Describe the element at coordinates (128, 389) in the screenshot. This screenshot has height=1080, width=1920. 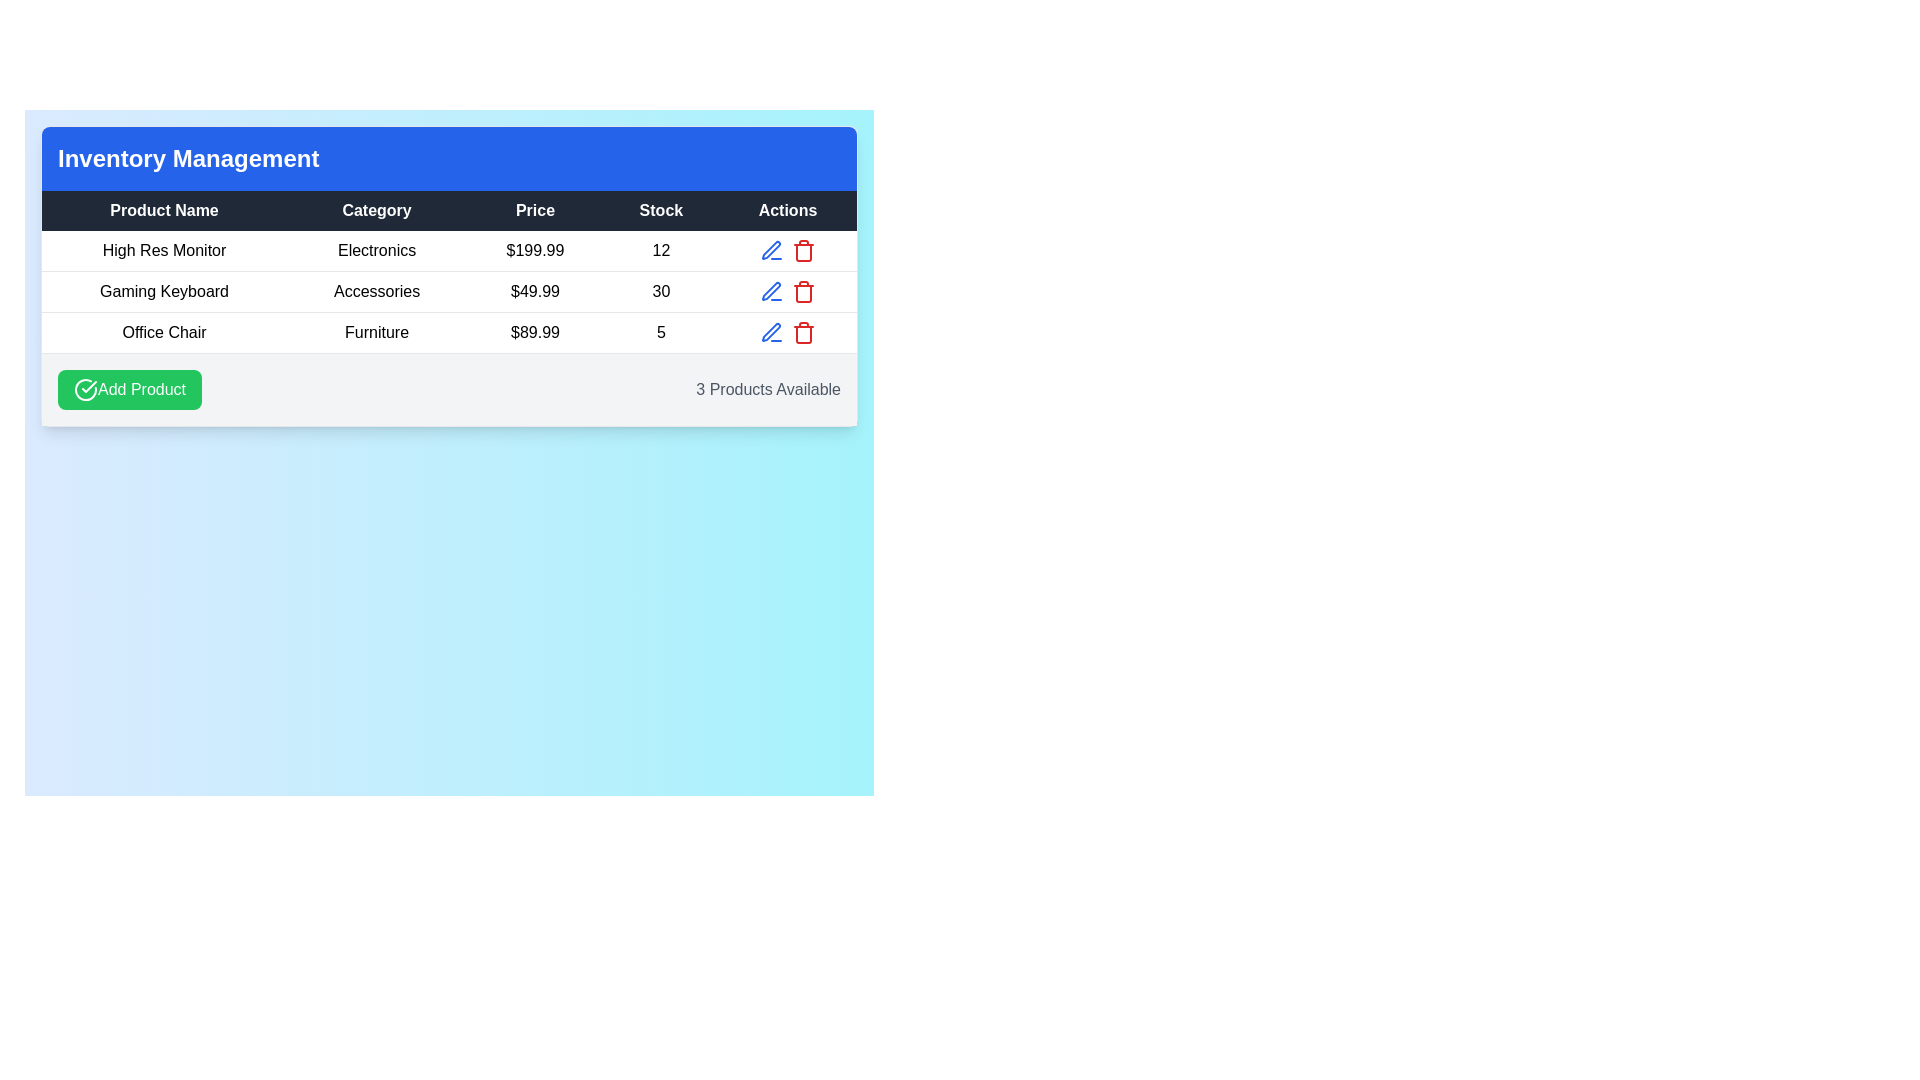
I see `the button located in the bottom left corner of the 'Inventory Management' panel` at that location.